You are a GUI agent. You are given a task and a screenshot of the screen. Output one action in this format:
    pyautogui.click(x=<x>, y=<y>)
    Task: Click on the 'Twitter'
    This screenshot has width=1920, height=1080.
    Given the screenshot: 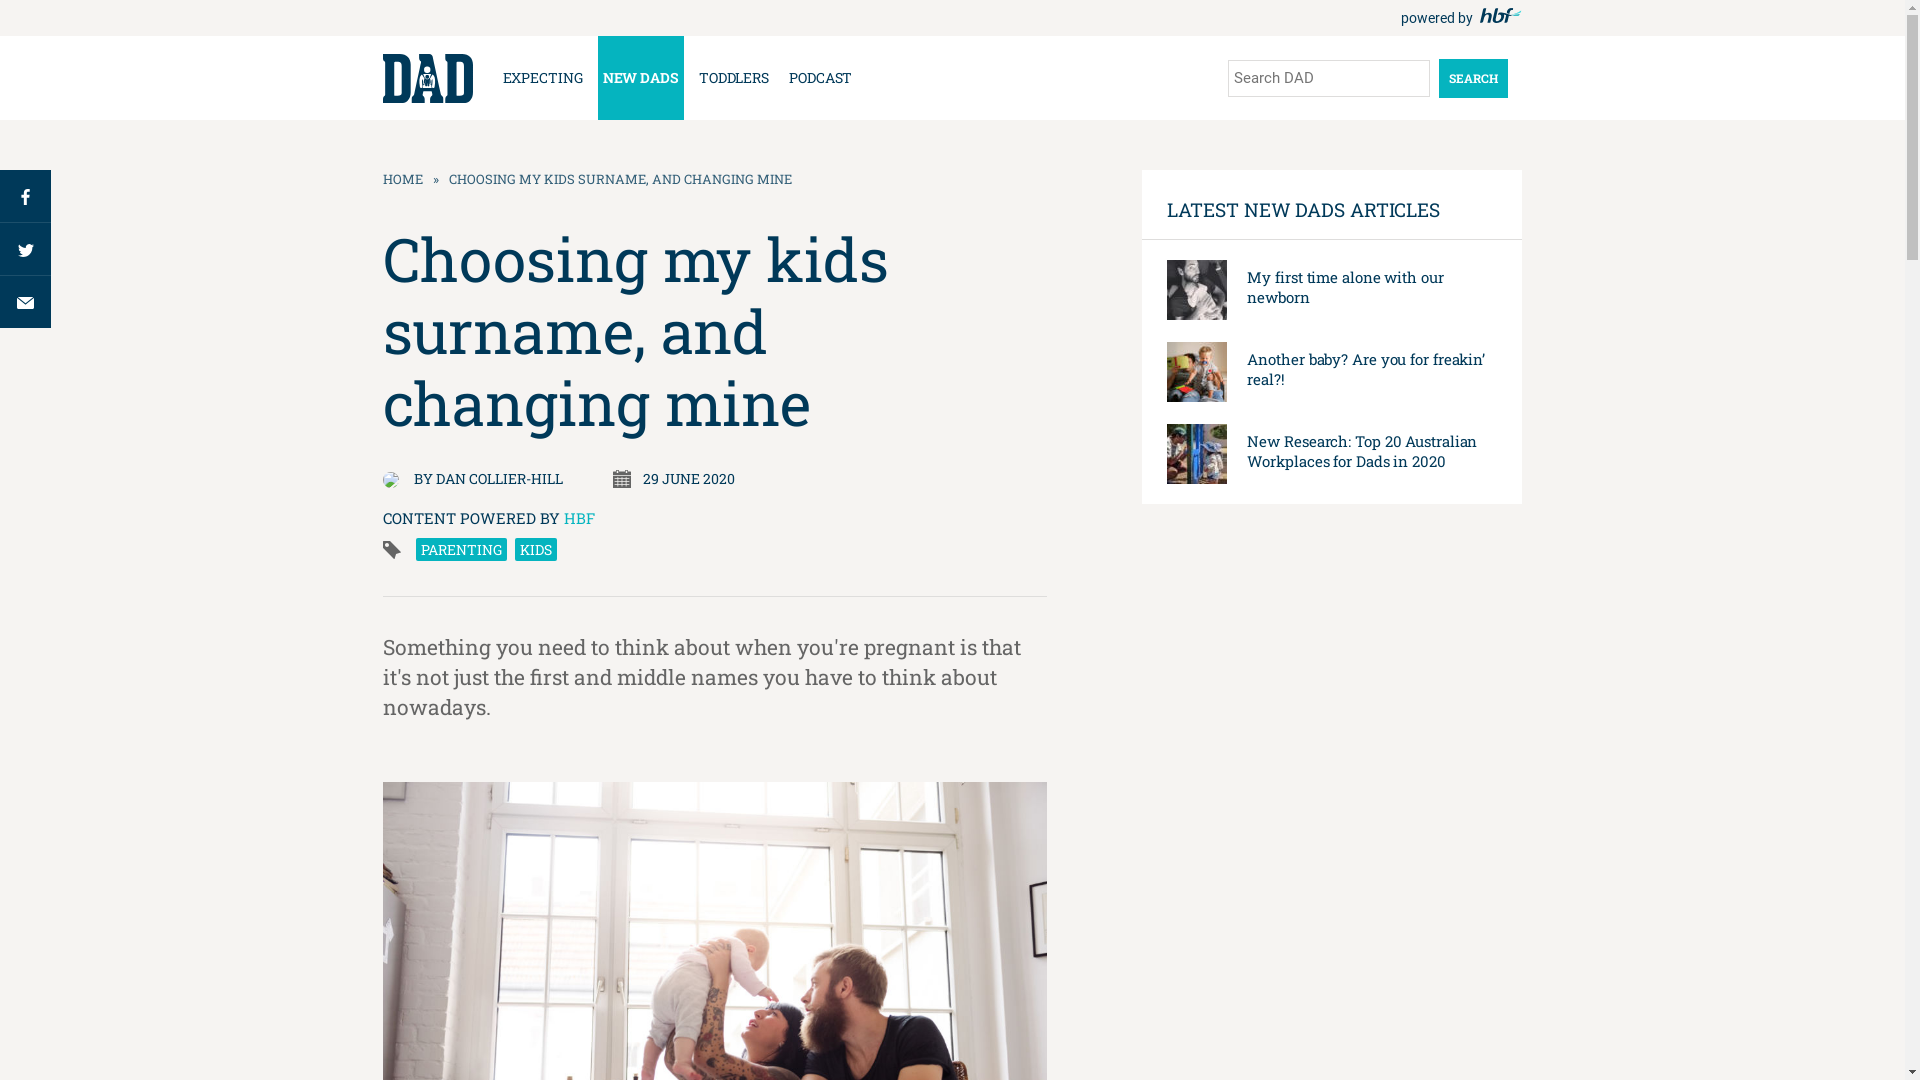 What is the action you would take?
    pyautogui.click(x=25, y=247)
    